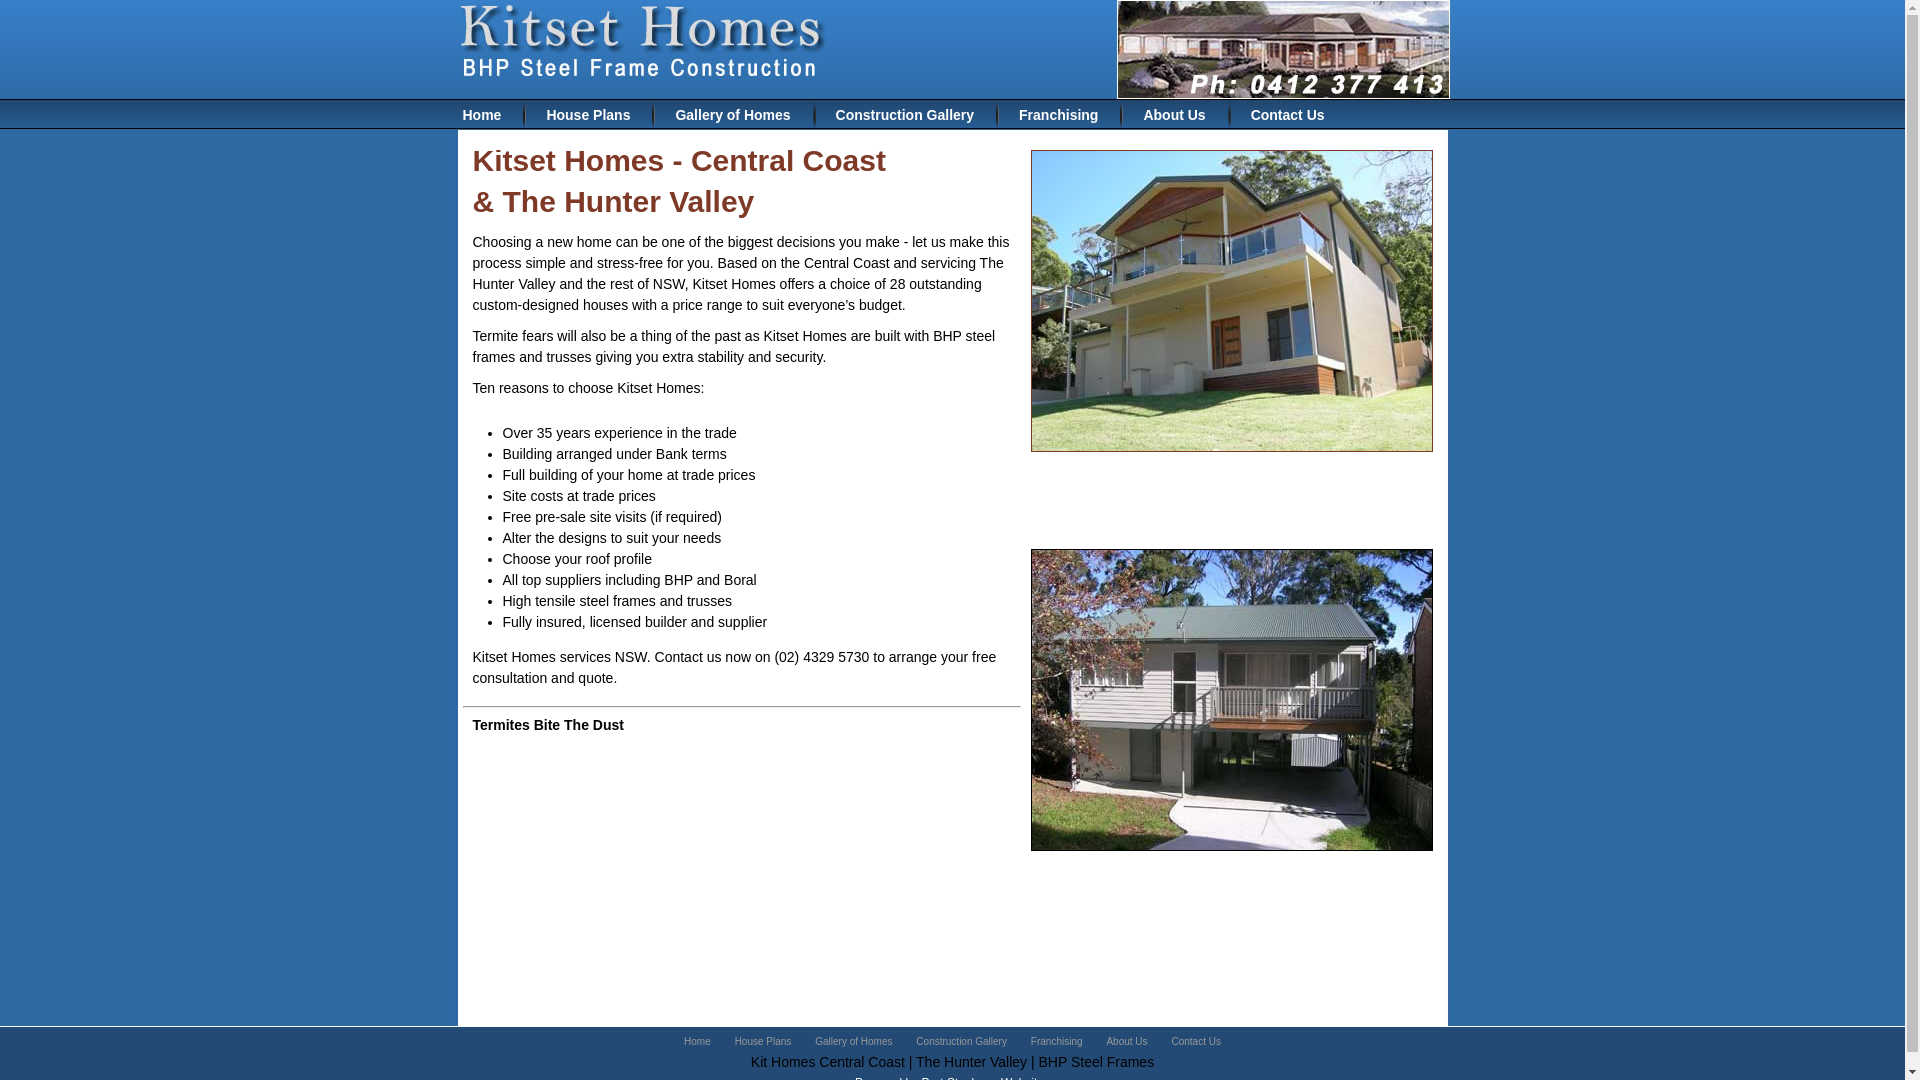  What do you see at coordinates (906, 115) in the screenshot?
I see `'Construction Gallery'` at bounding box center [906, 115].